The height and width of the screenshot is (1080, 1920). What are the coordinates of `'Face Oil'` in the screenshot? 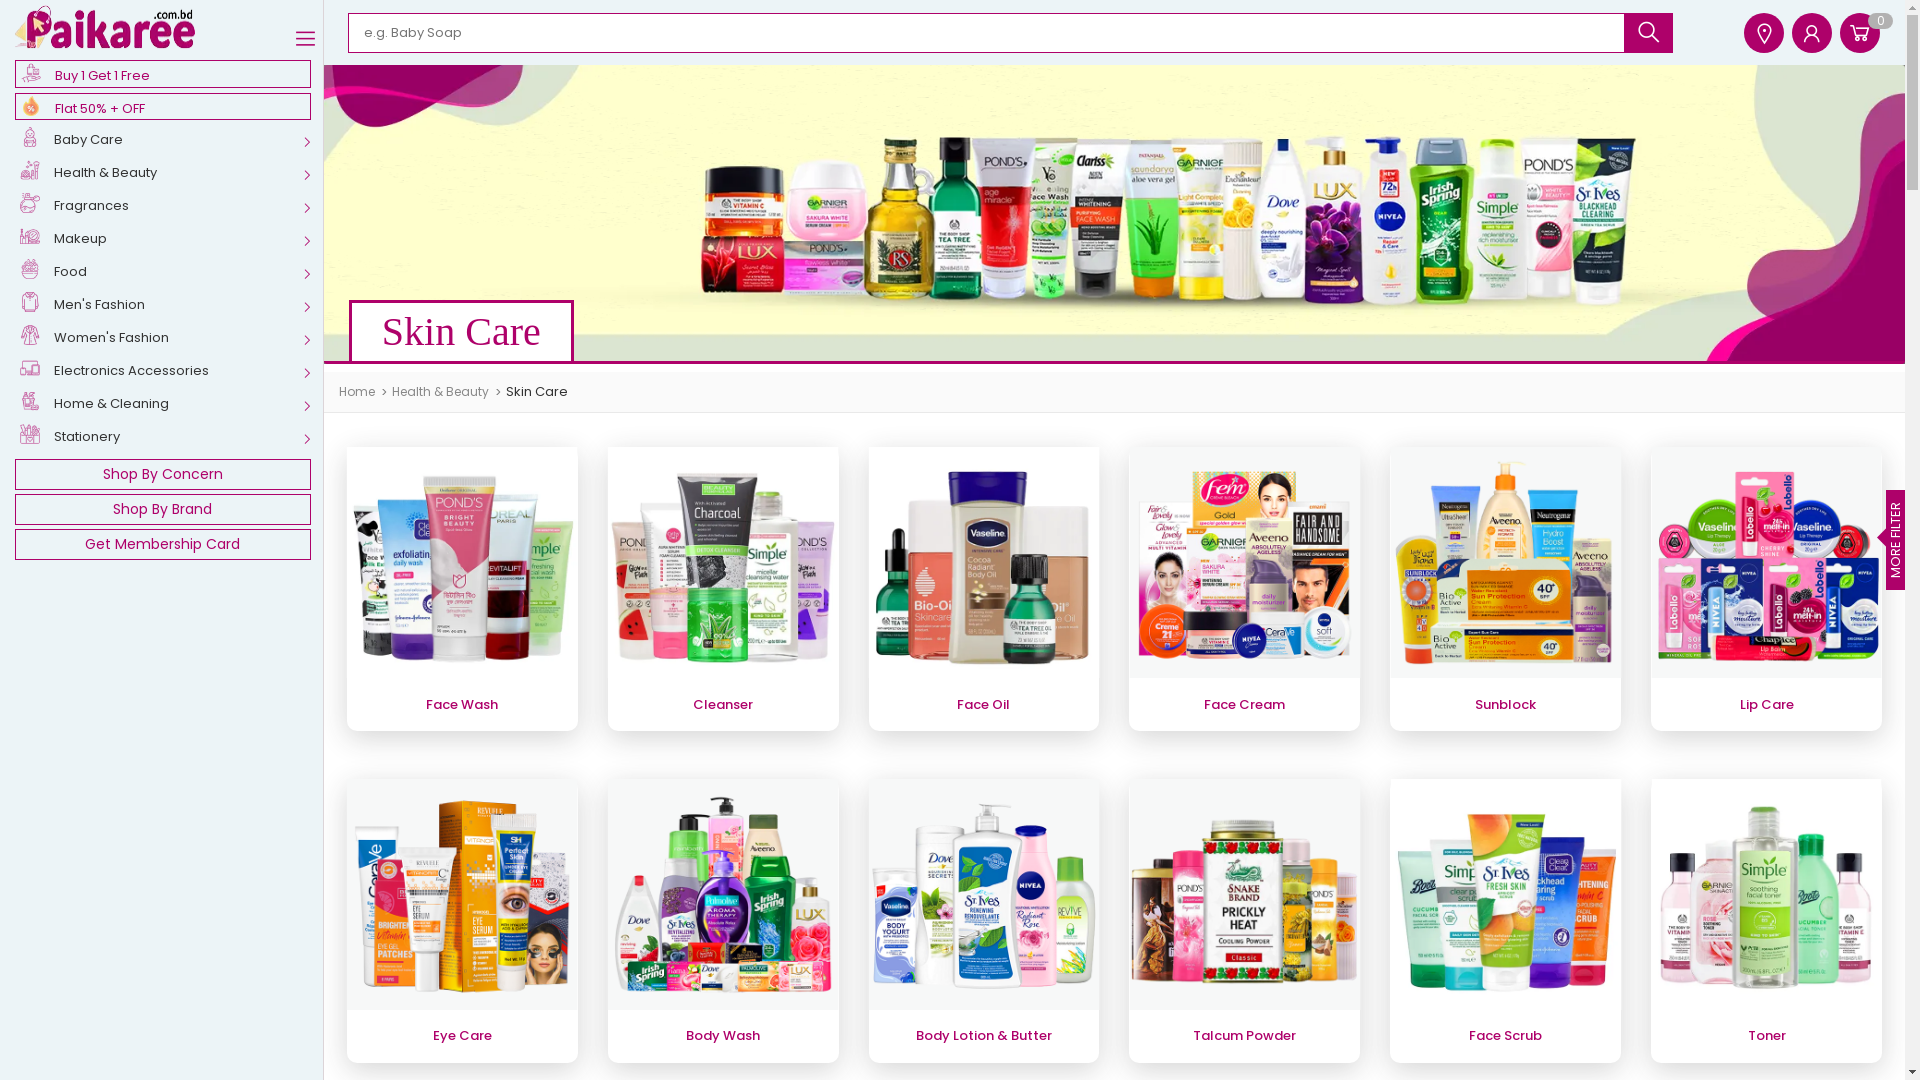 It's located at (984, 588).